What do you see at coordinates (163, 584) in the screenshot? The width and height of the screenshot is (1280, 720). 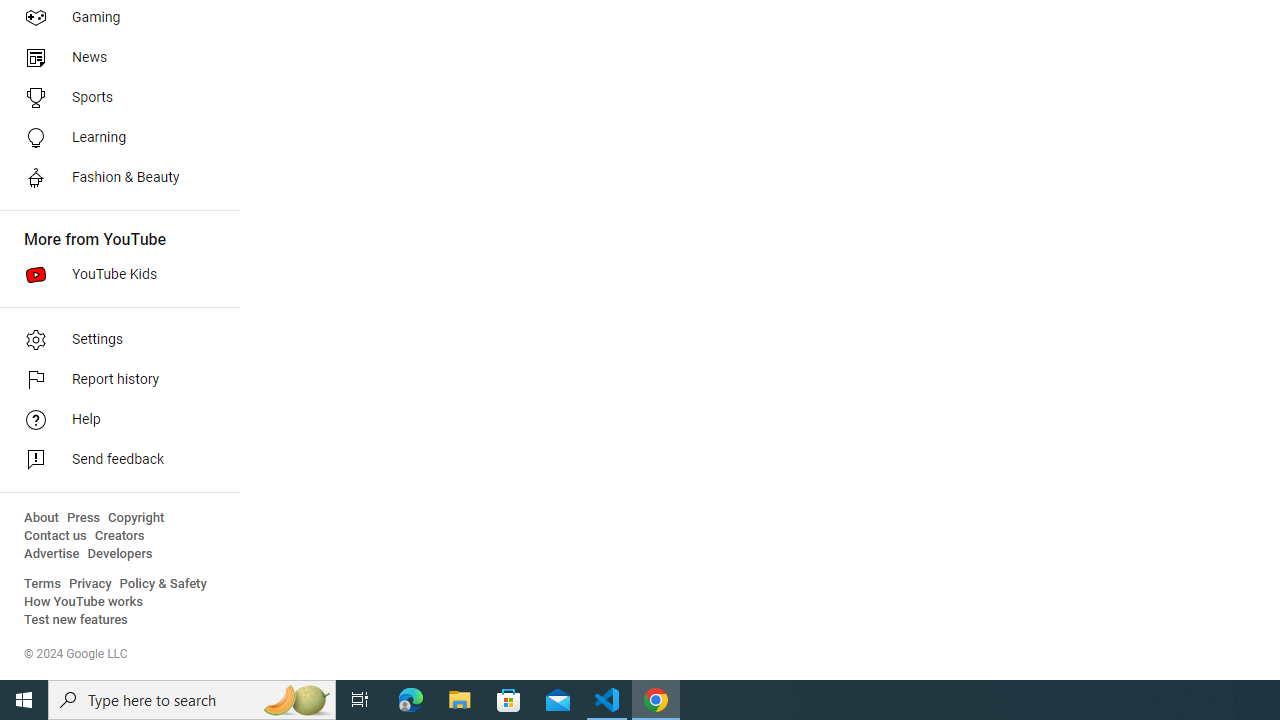 I see `'Policy & Safety'` at bounding box center [163, 584].